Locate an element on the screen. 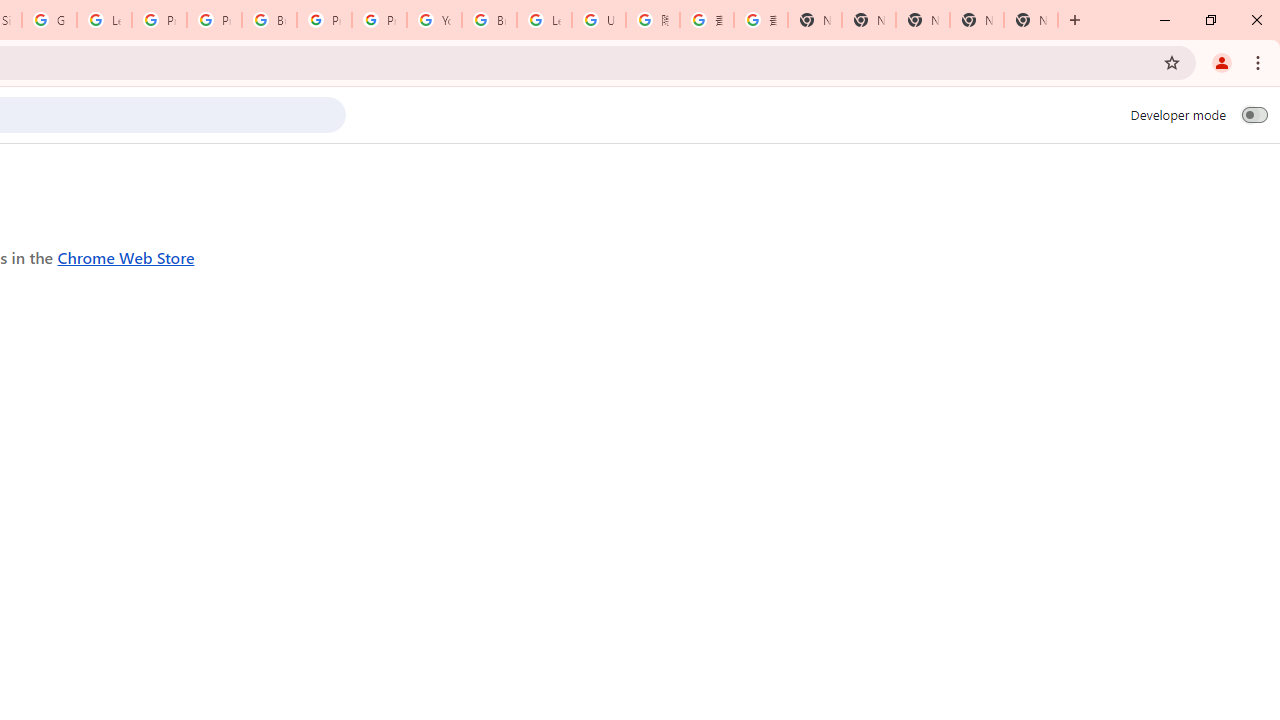  'Developer mode' is located at coordinates (1254, 114).